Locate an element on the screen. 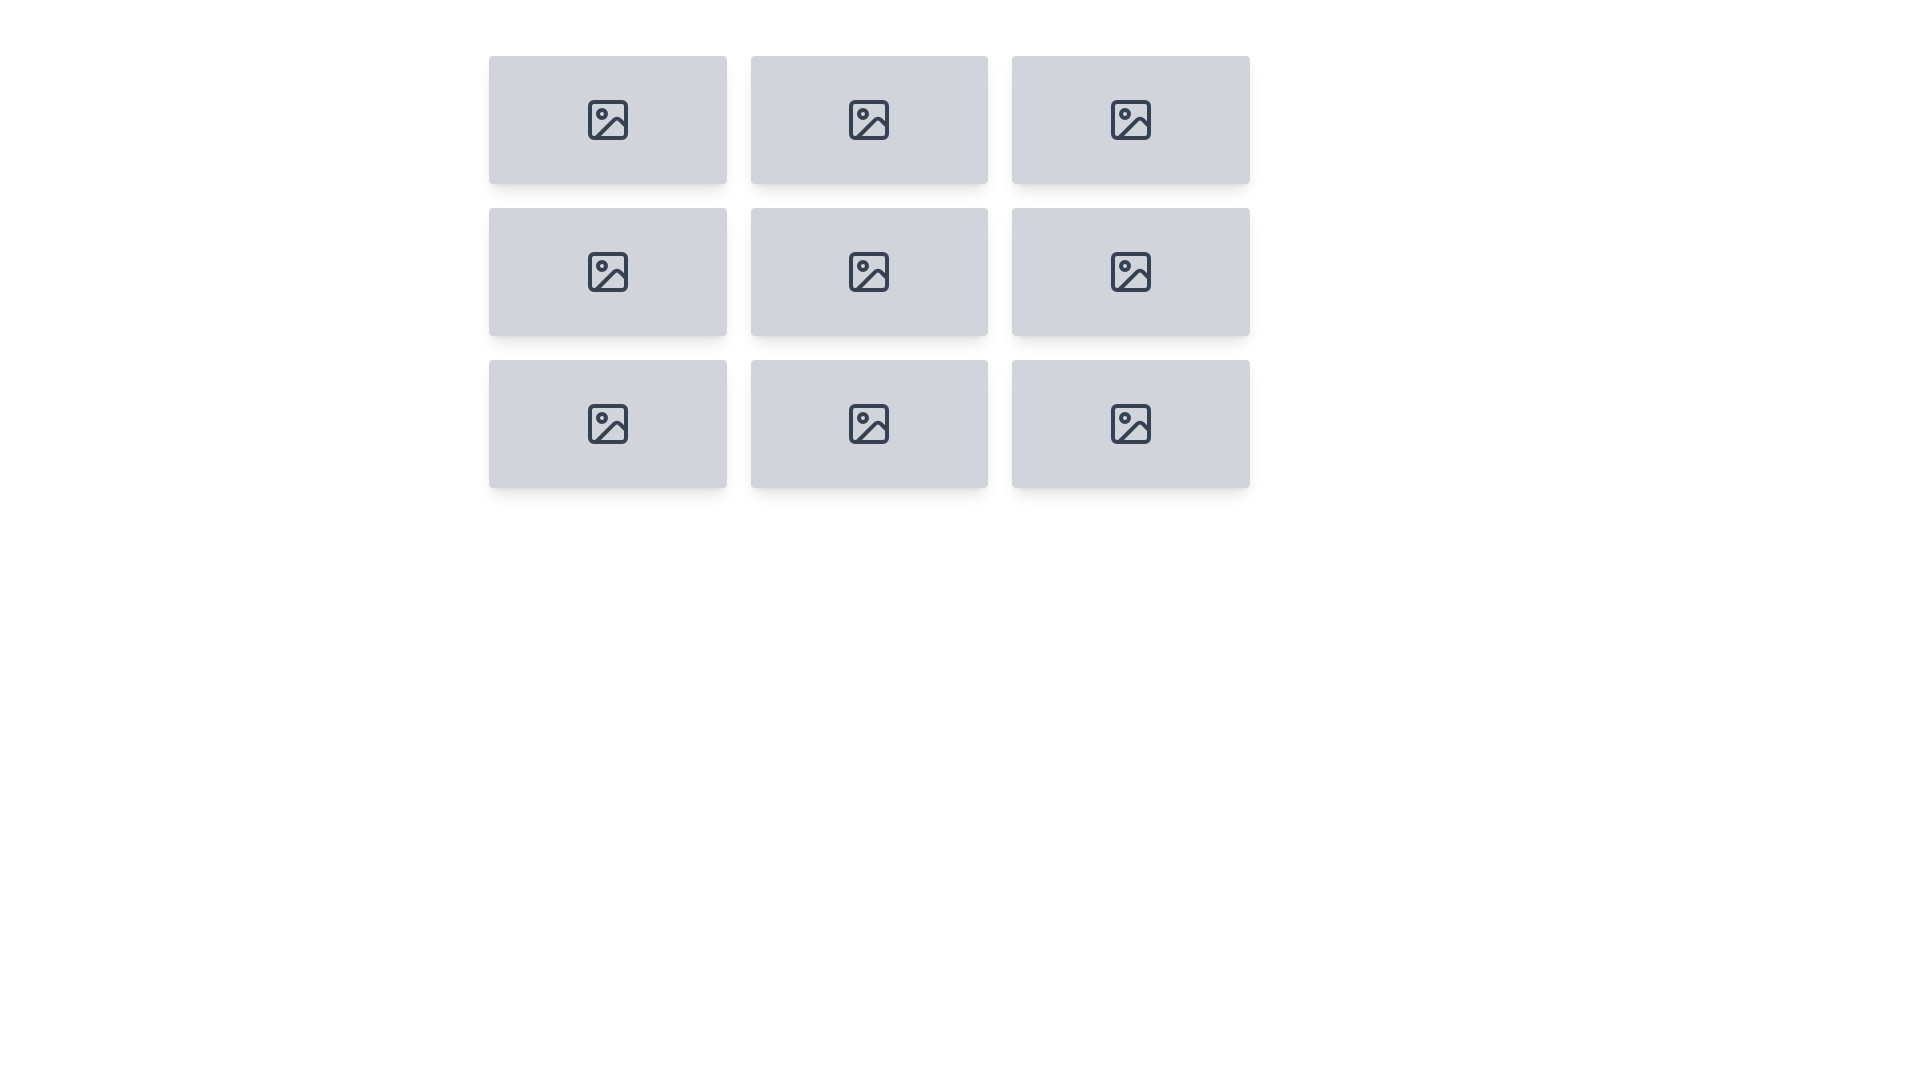  the image placeholder located at the bottom row, middle column of the grid layout is located at coordinates (869, 423).